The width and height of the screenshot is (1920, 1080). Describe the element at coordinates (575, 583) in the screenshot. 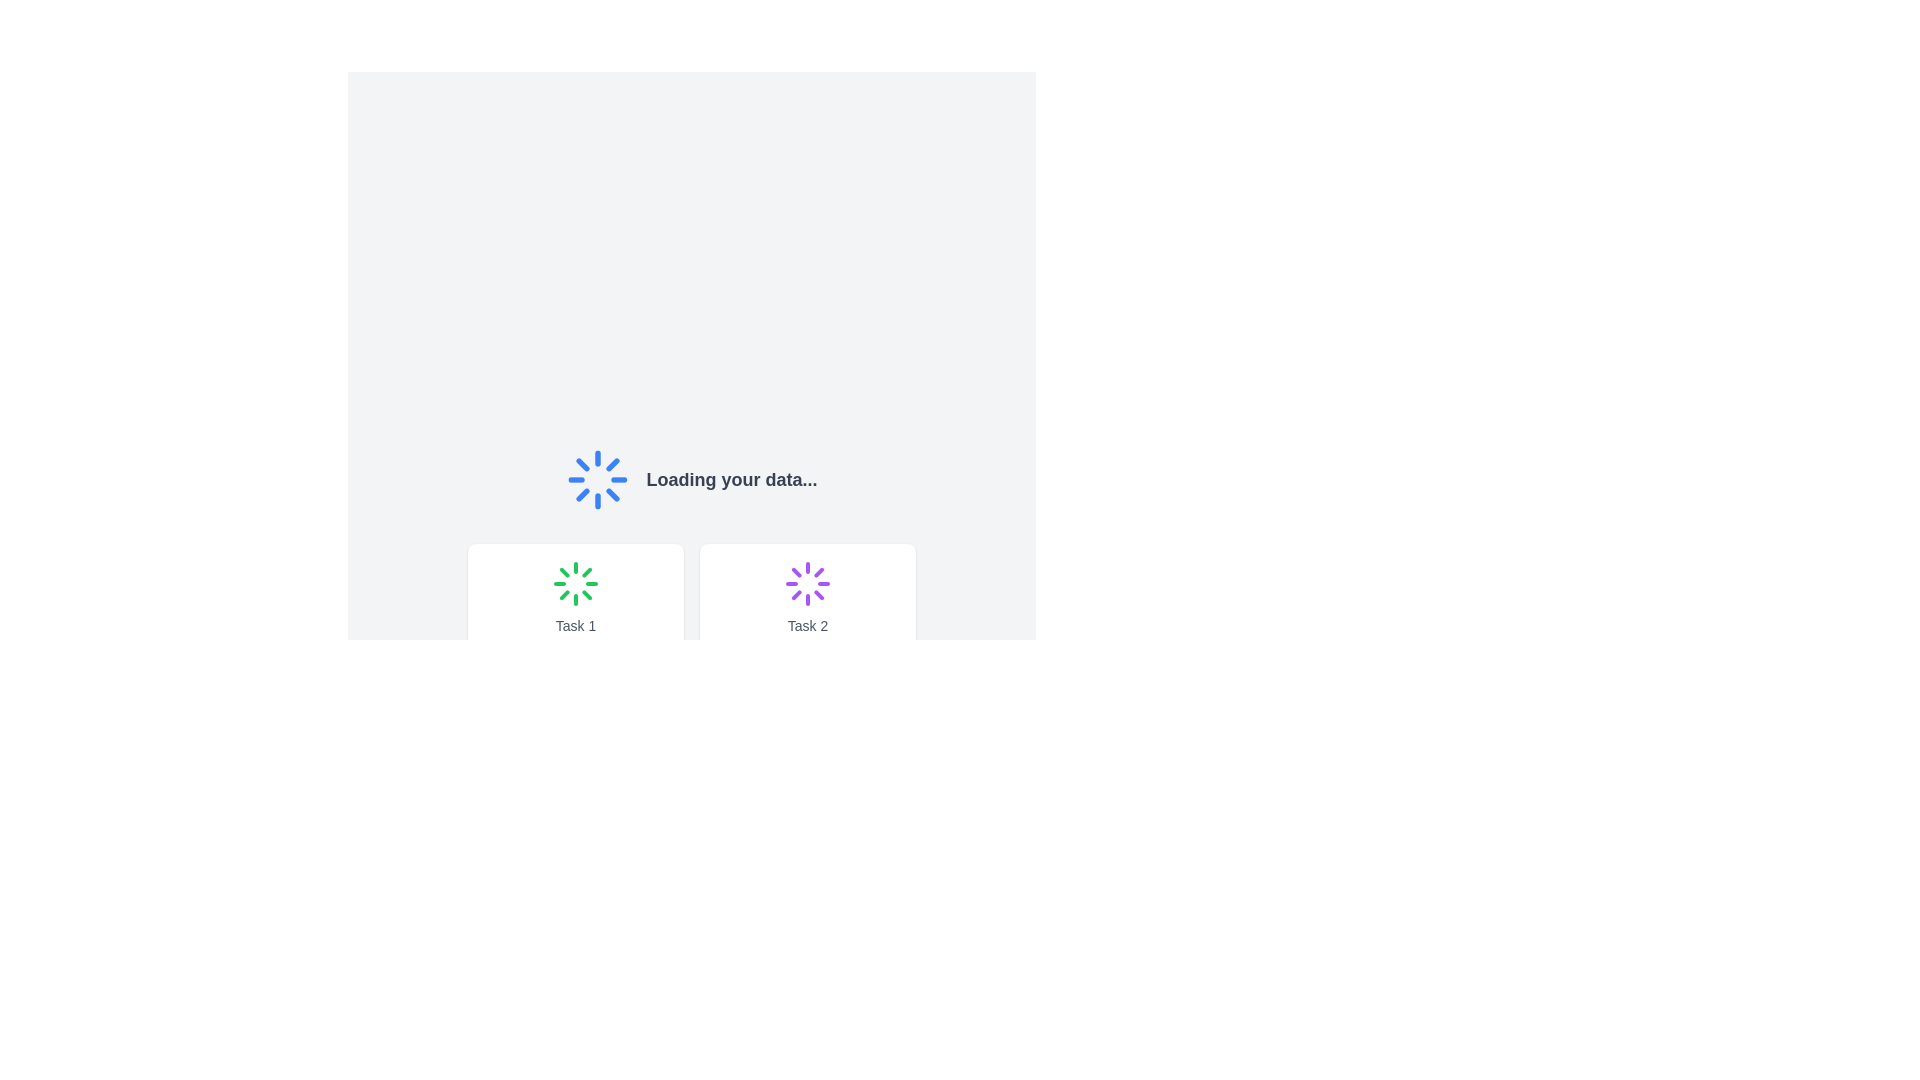

I see `the green circular spinning loader that indicates an ongoing task, located below the text label 'Task 1'` at that location.